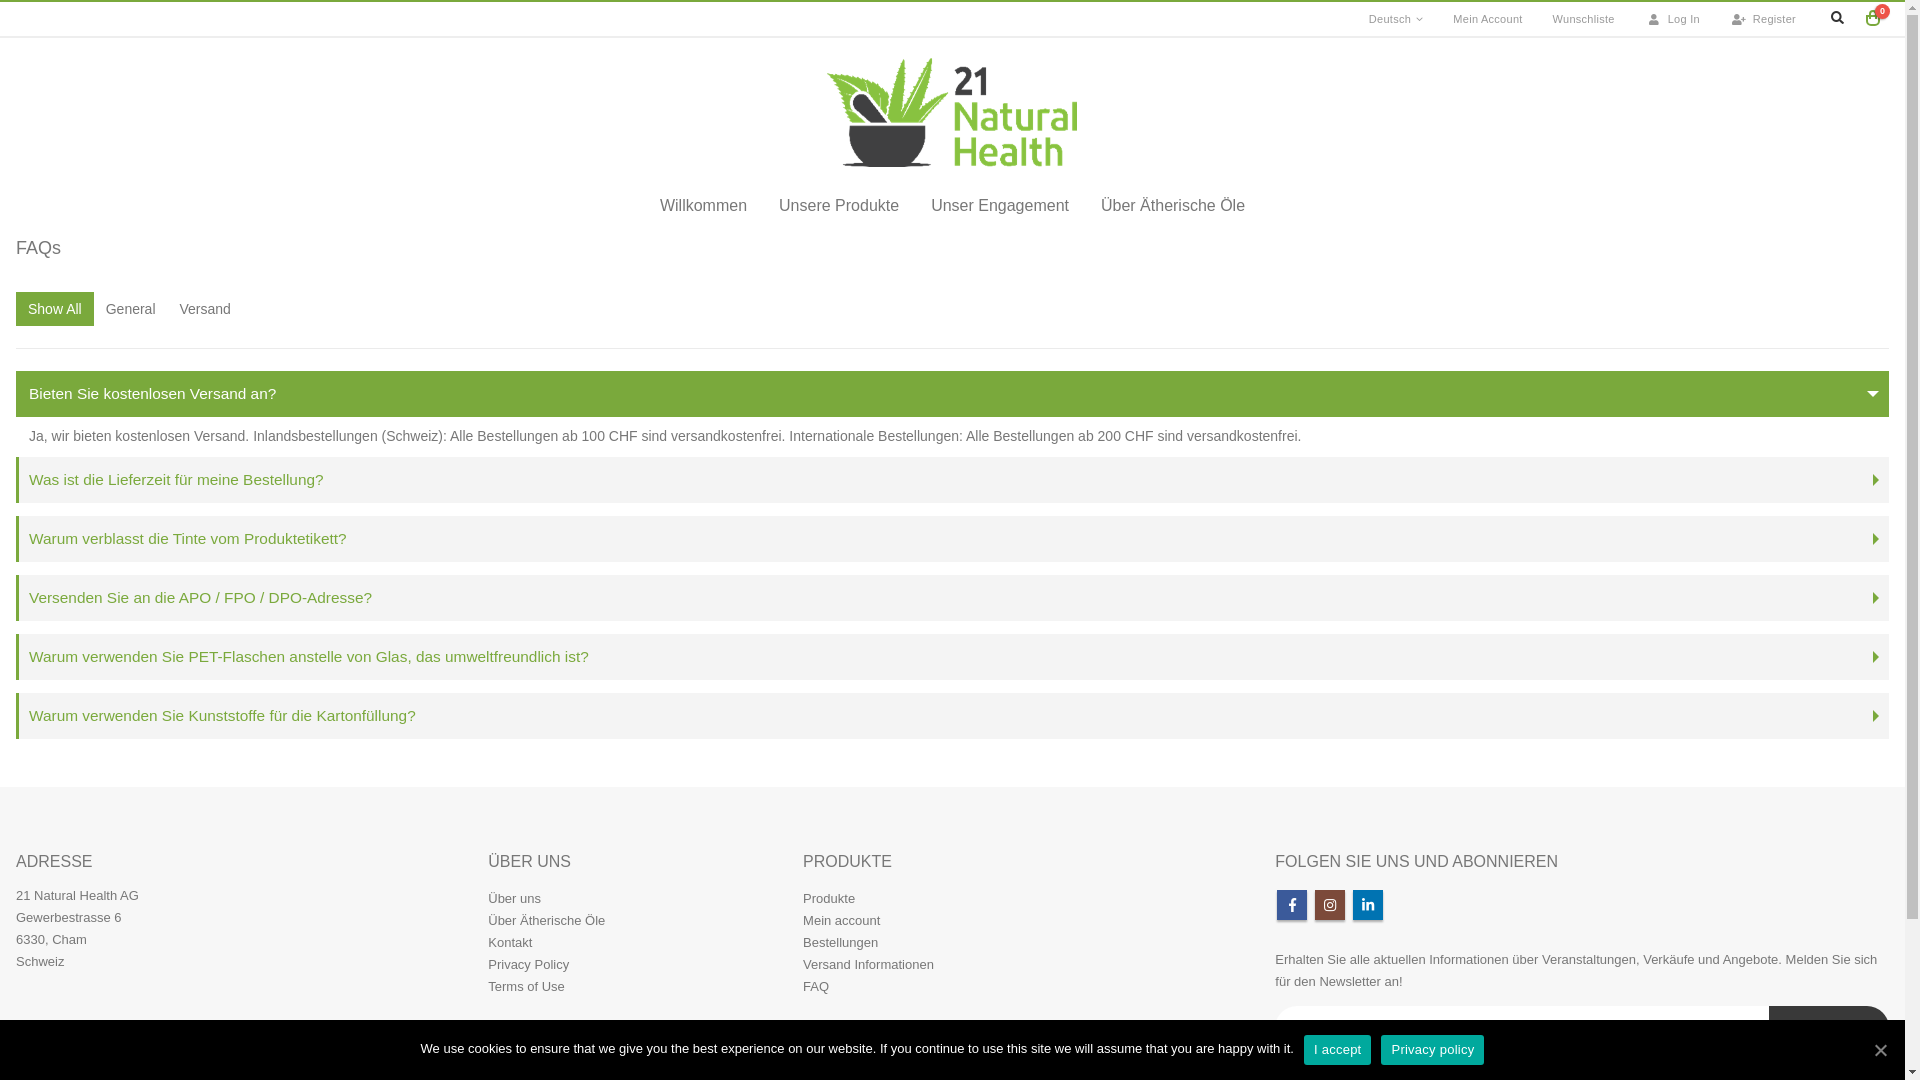  Describe the element at coordinates (829, 897) in the screenshot. I see `'Produkte'` at that location.